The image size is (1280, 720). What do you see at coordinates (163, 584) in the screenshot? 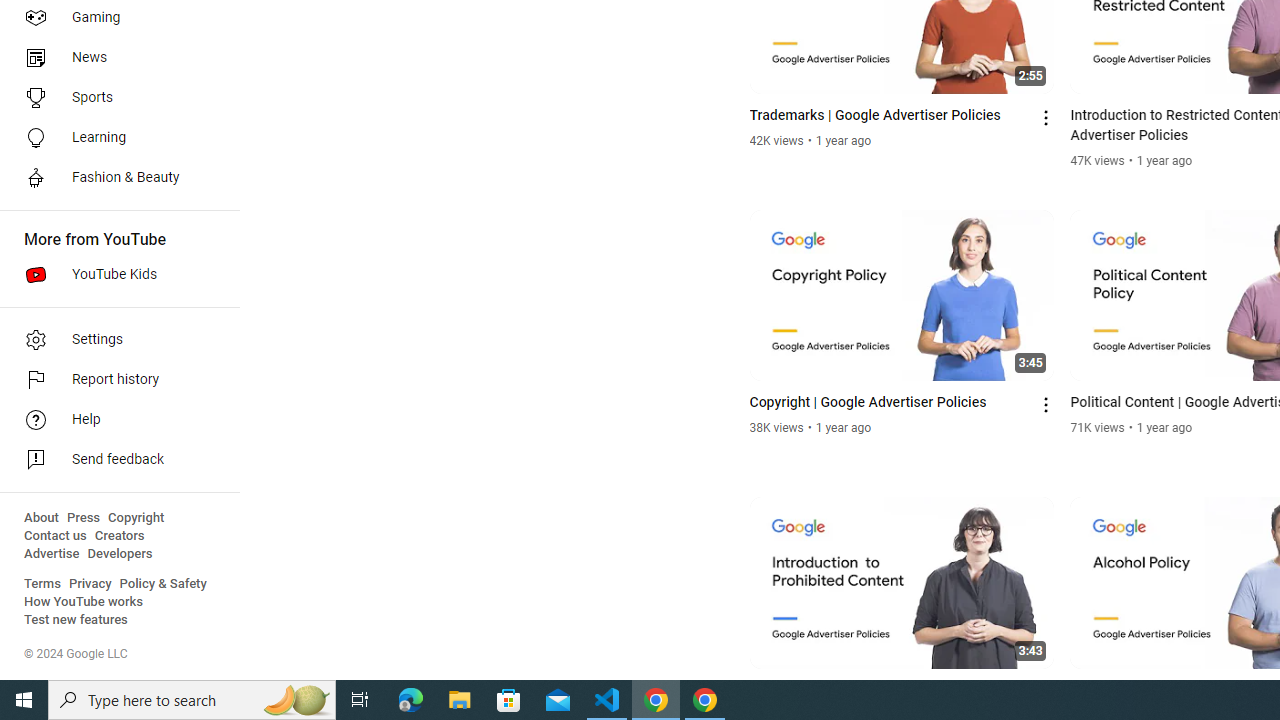
I see `'Policy & Safety'` at bounding box center [163, 584].